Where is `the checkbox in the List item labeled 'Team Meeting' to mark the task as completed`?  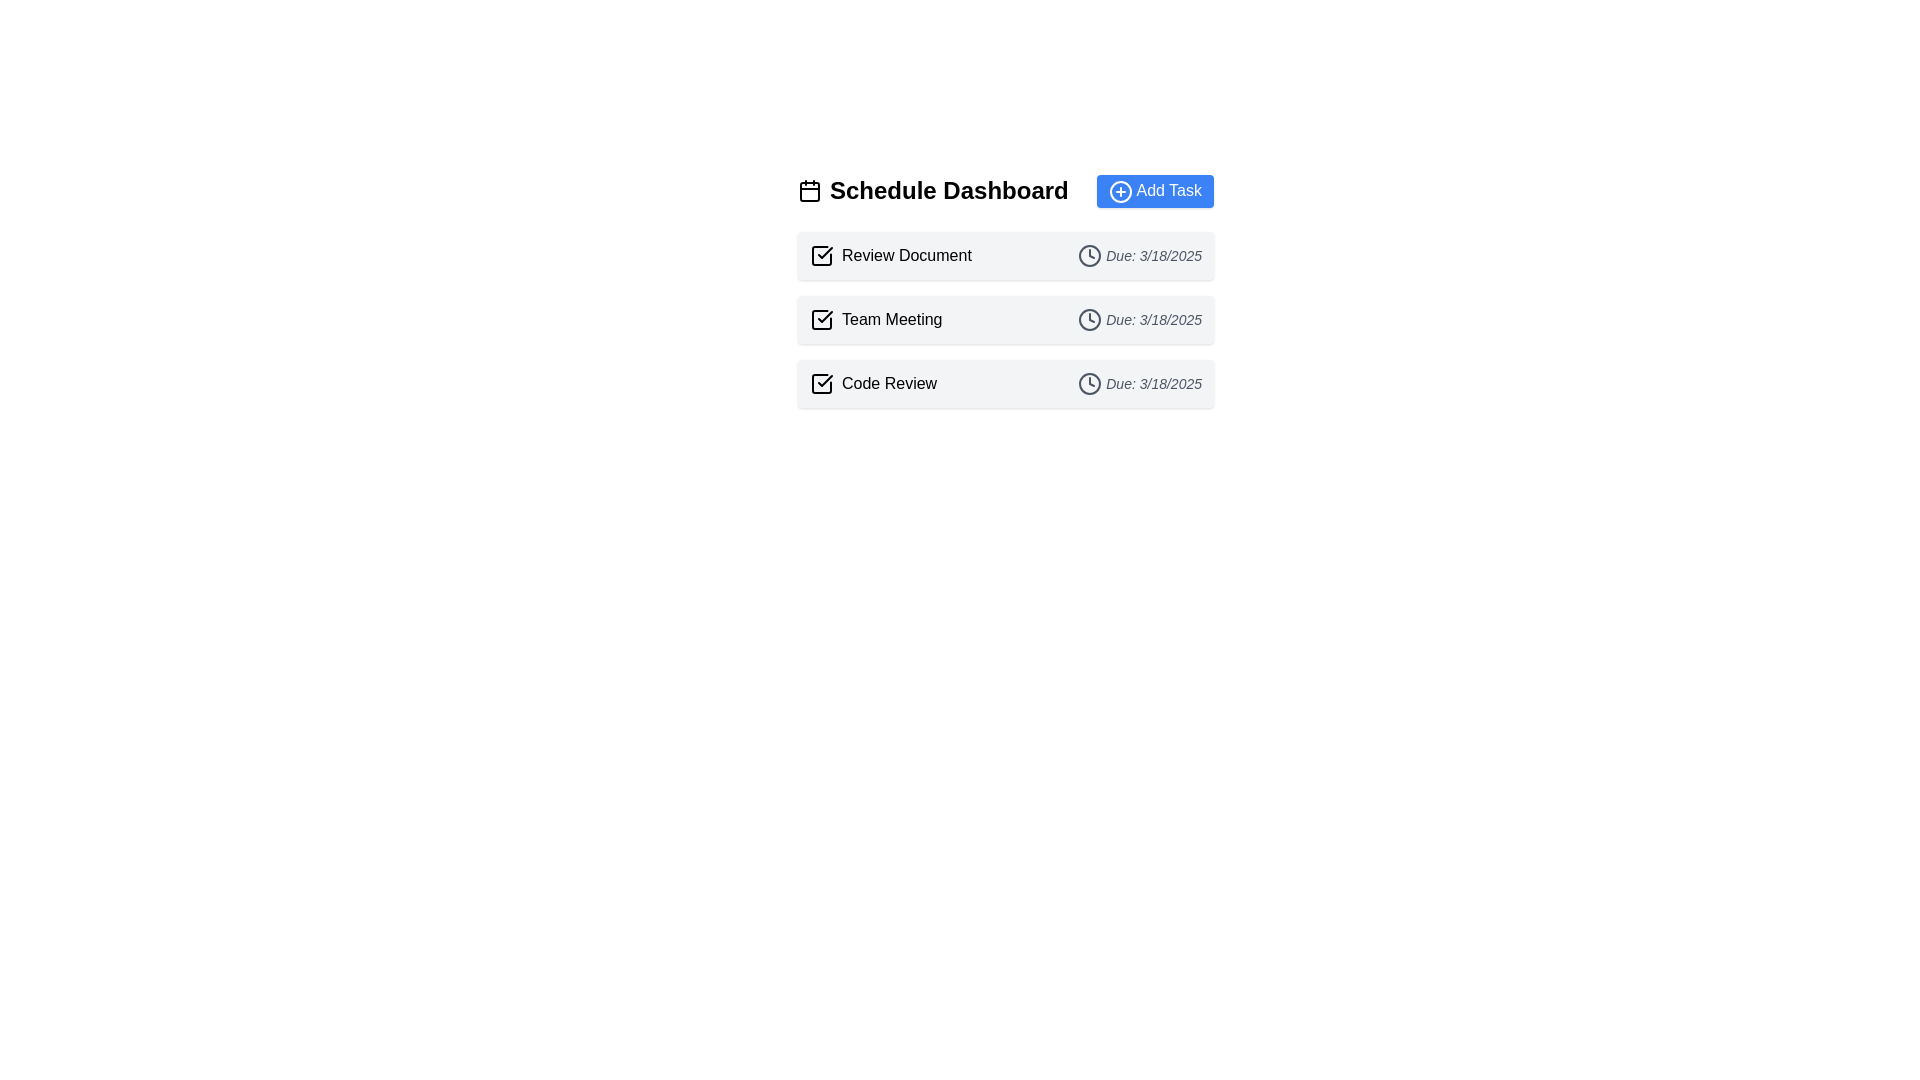
the checkbox in the List item labeled 'Team Meeting' to mark the task as completed is located at coordinates (1006, 318).